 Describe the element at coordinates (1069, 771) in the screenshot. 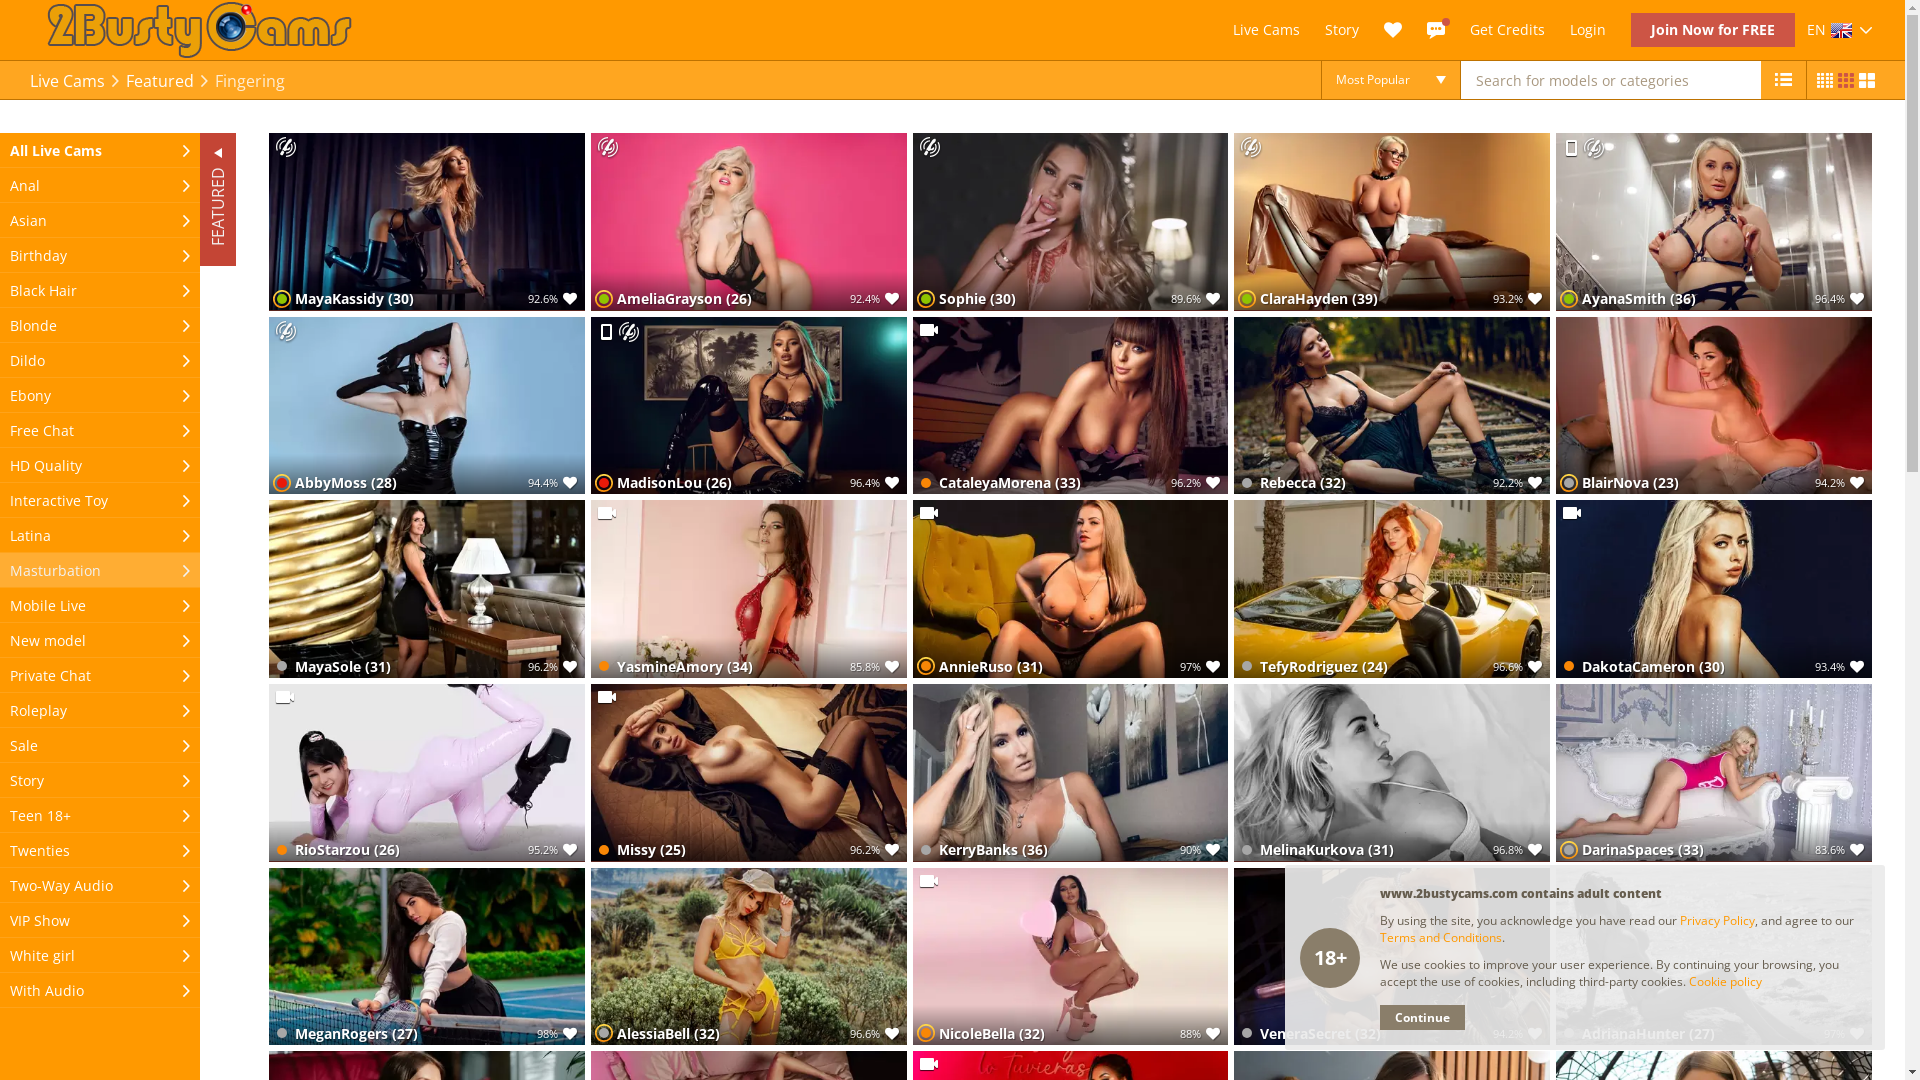

I see `'KerryBanks (36)` at that location.